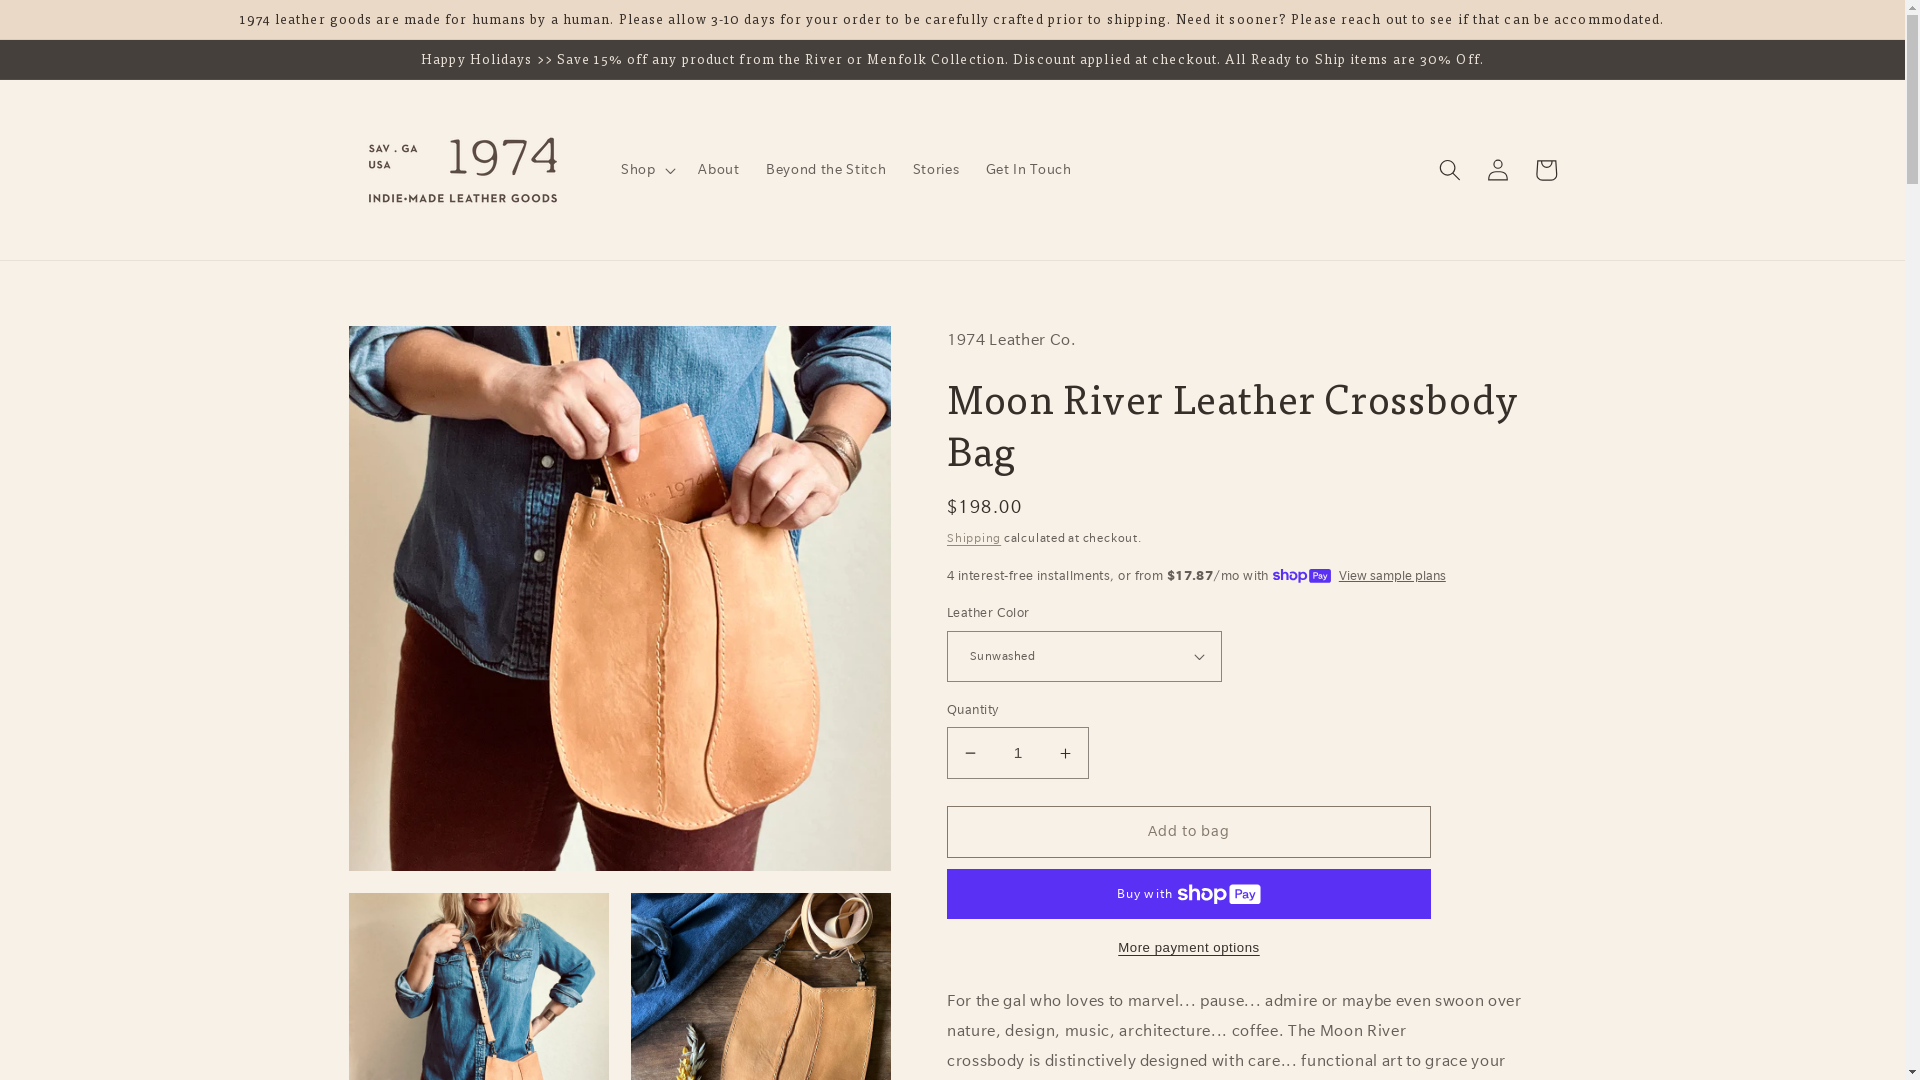  I want to click on 'Add to bag', so click(1189, 832).